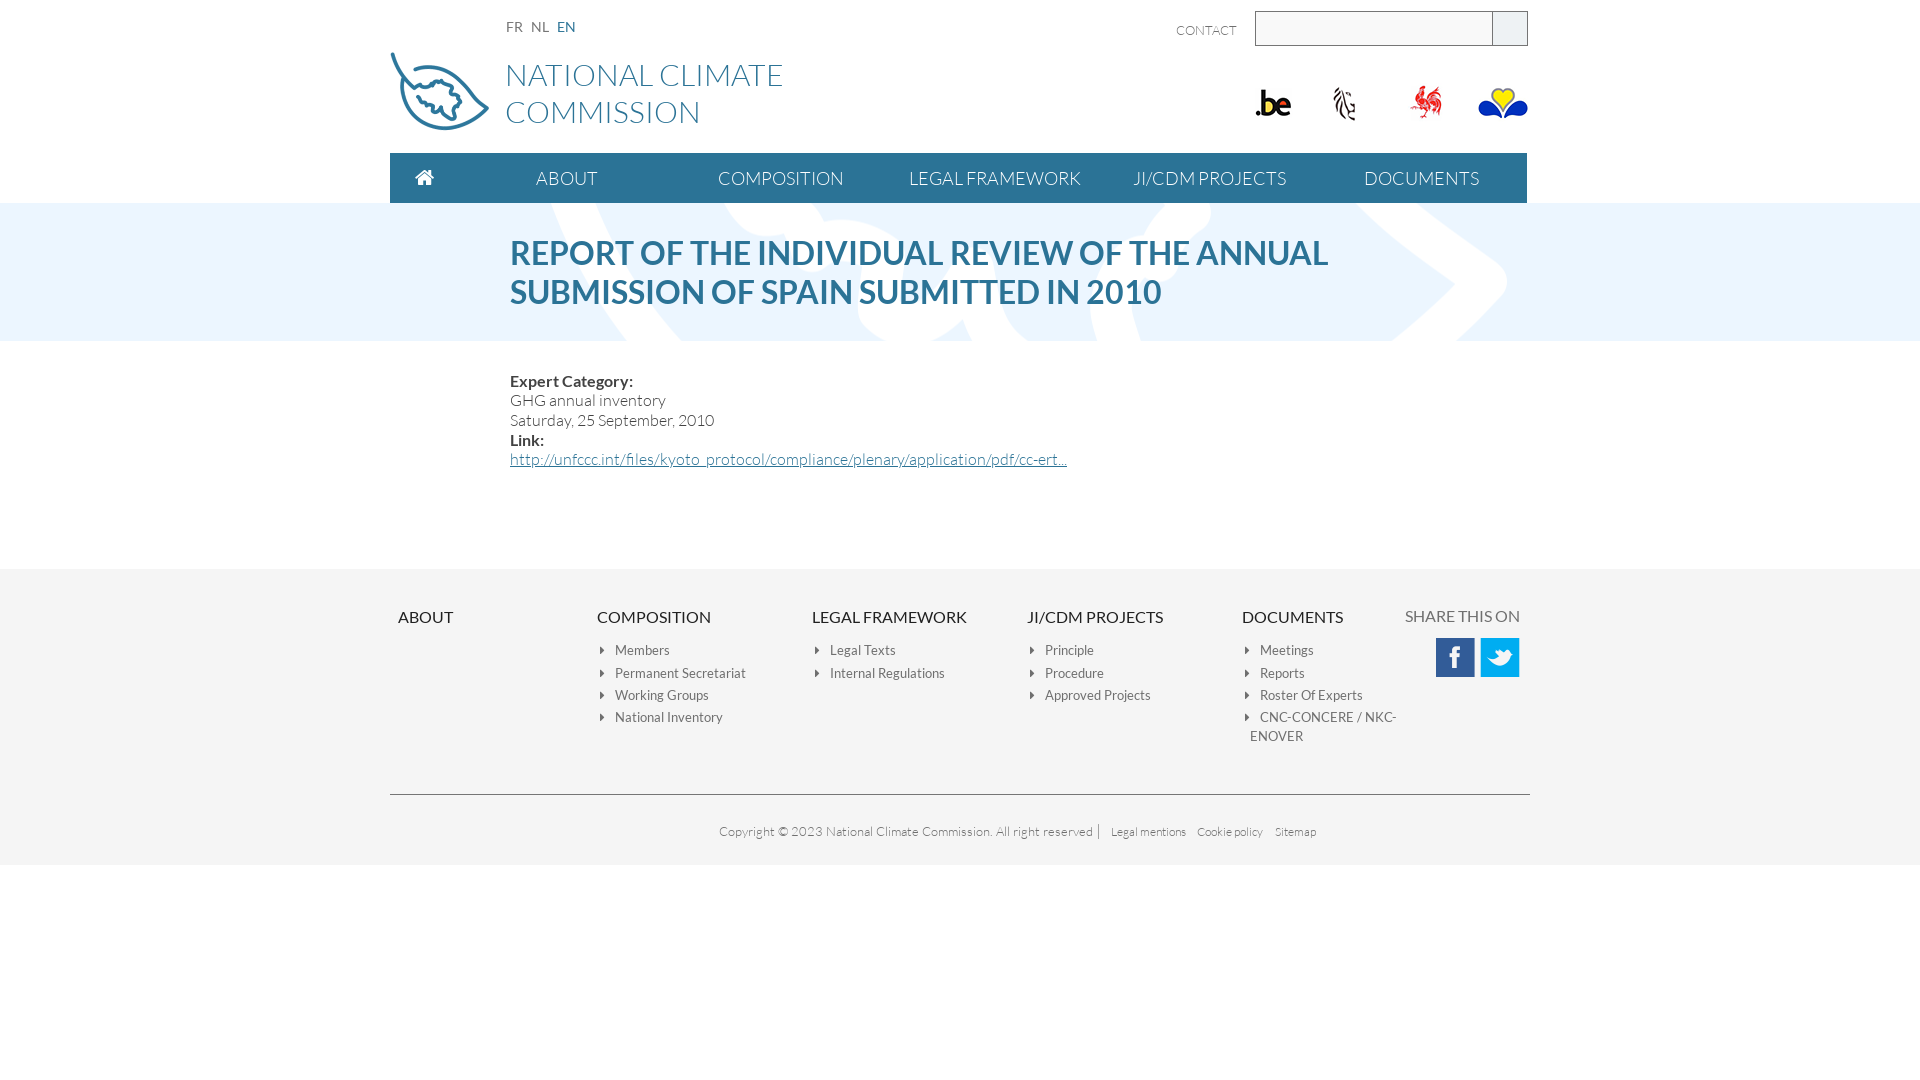  Describe the element at coordinates (1241, 615) in the screenshot. I see `'DOCUMENTS'` at that location.